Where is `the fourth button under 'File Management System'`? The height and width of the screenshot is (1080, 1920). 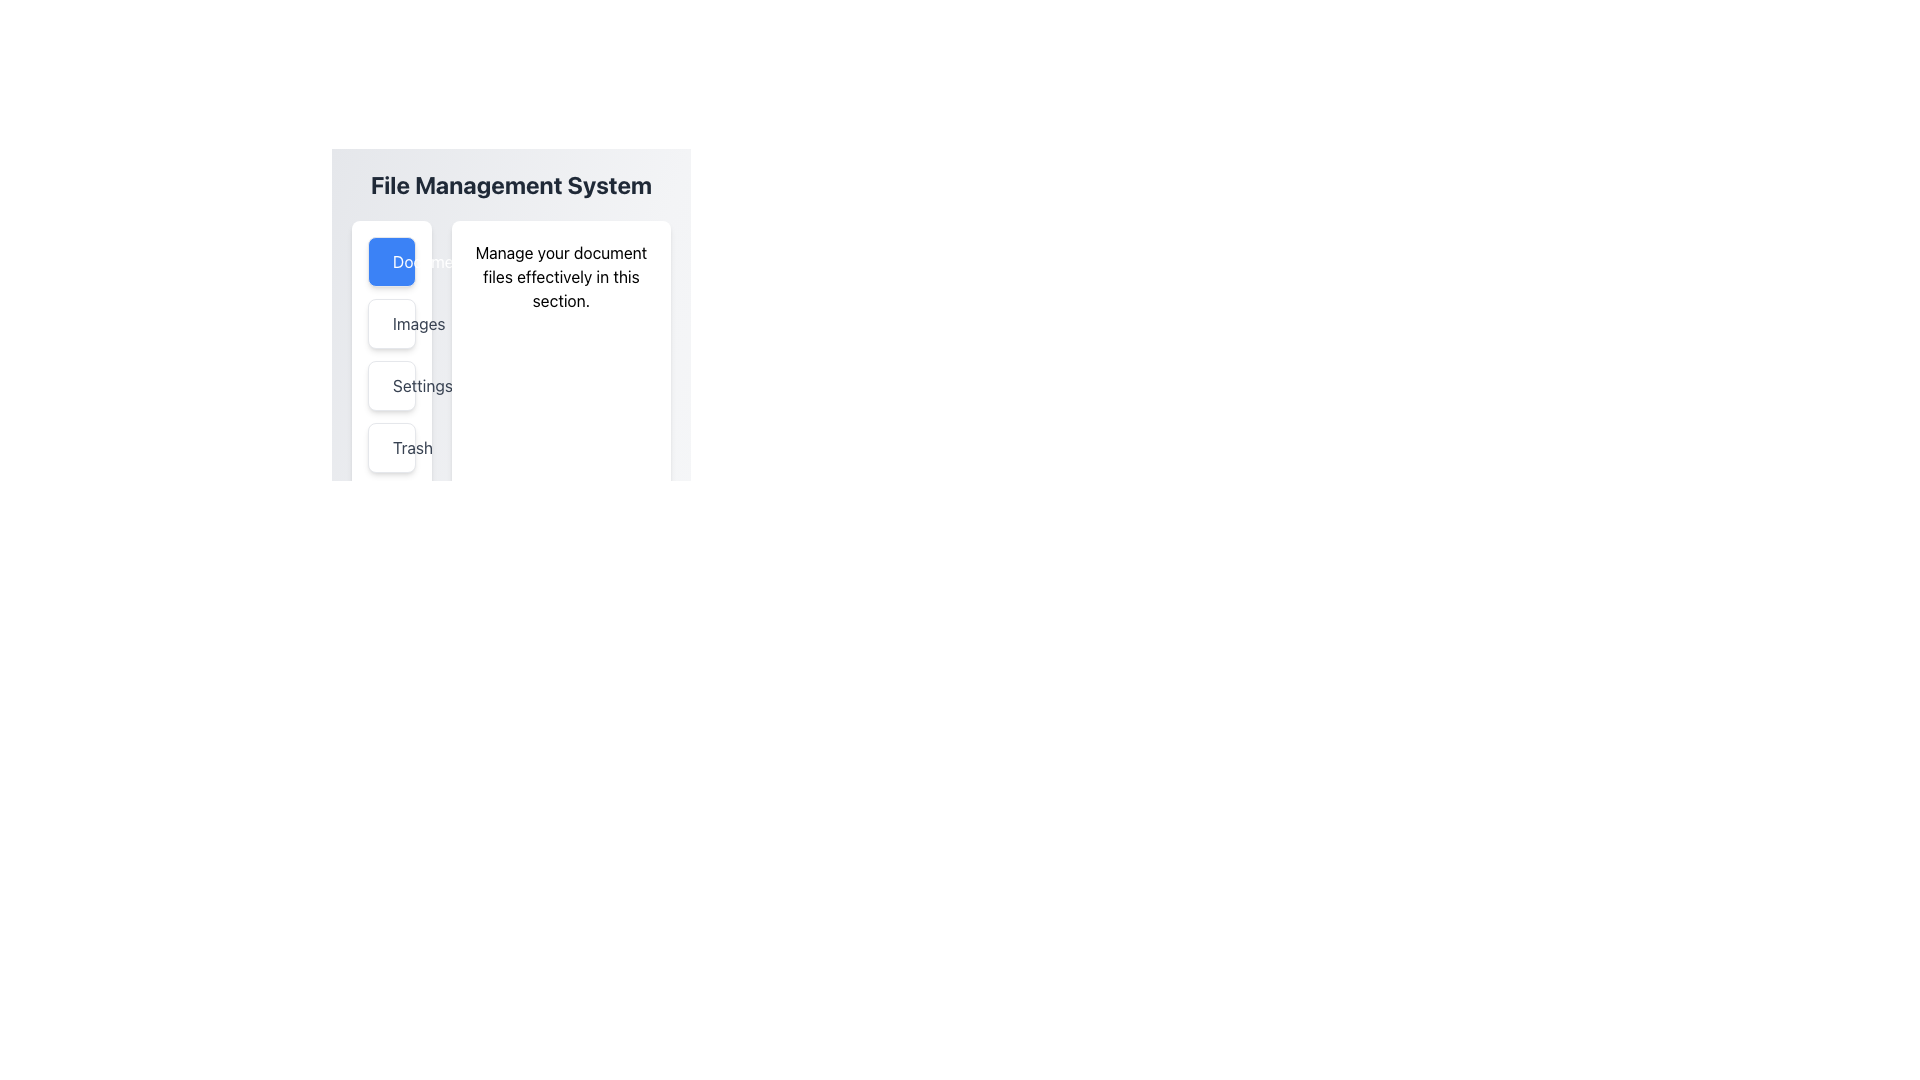
the fourth button under 'File Management System' is located at coordinates (391, 446).